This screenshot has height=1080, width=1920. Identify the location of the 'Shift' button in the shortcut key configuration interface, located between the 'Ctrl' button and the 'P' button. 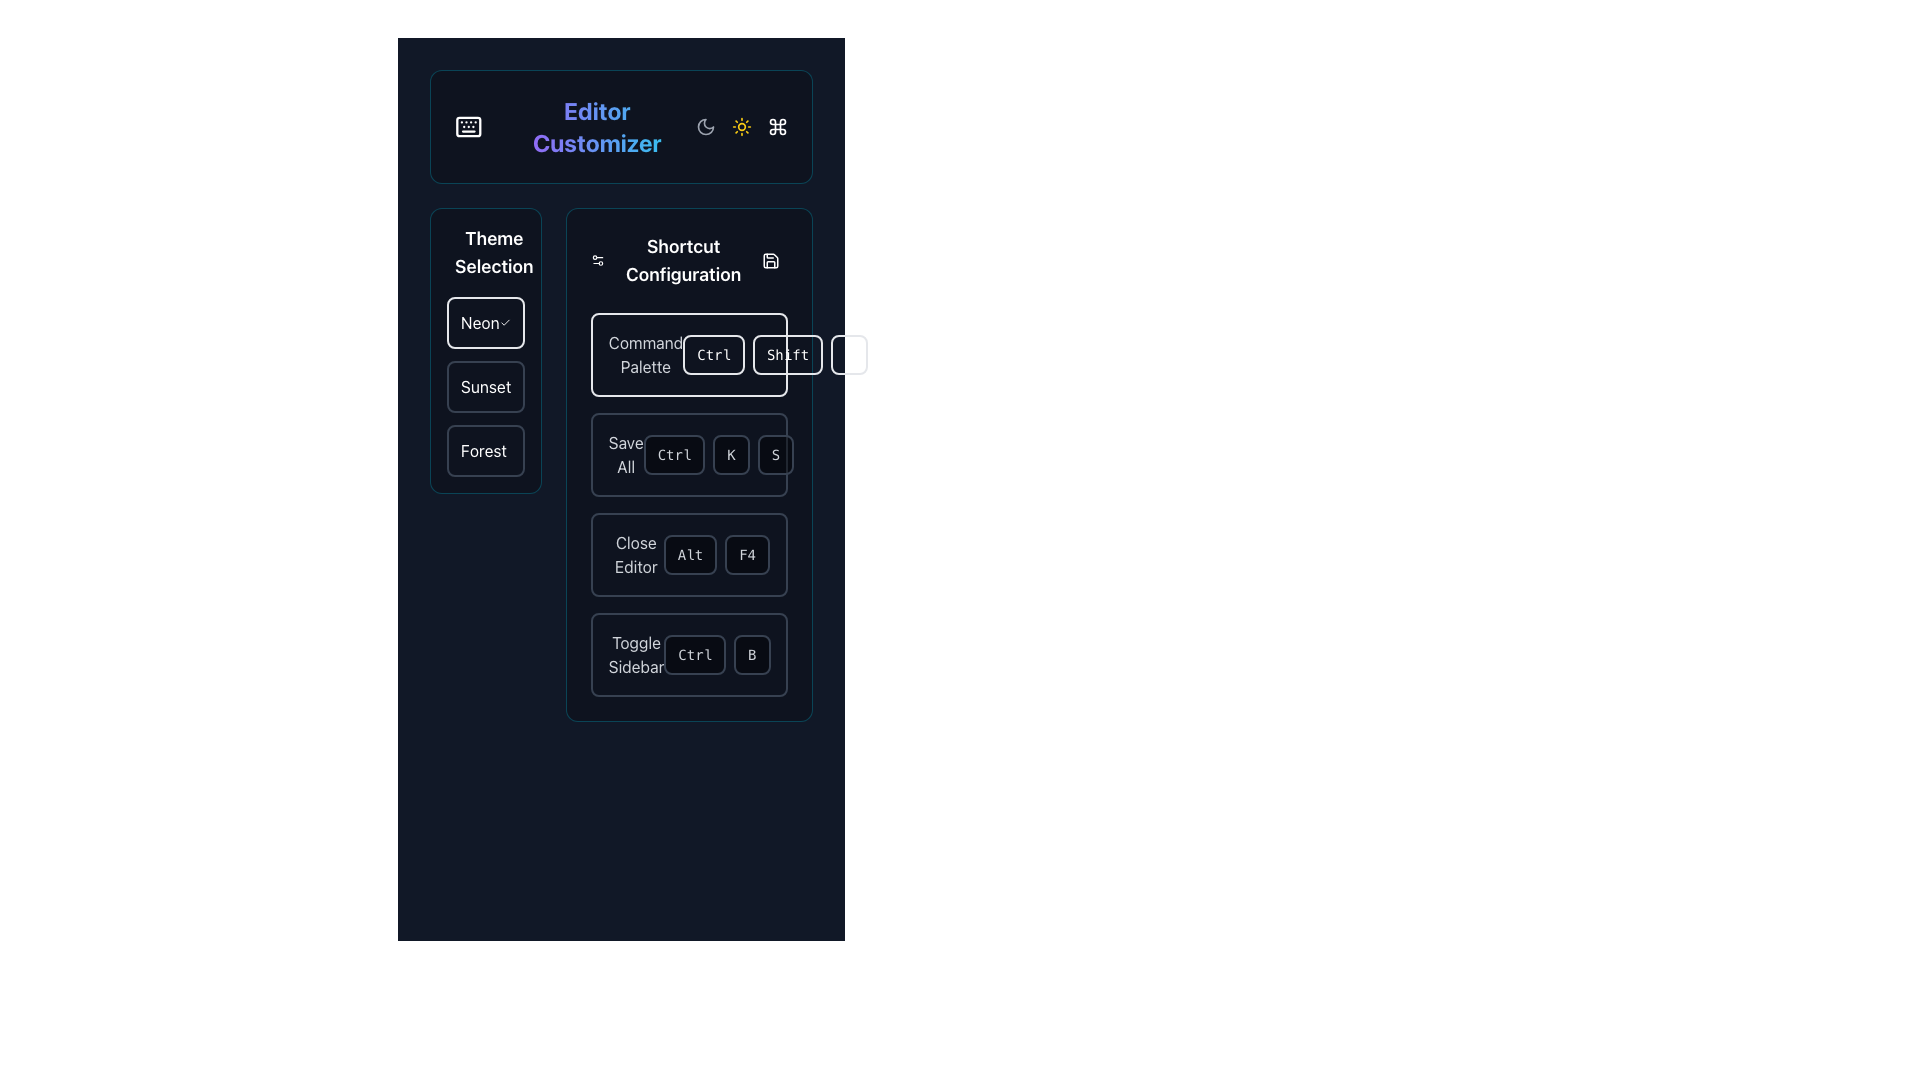
(786, 353).